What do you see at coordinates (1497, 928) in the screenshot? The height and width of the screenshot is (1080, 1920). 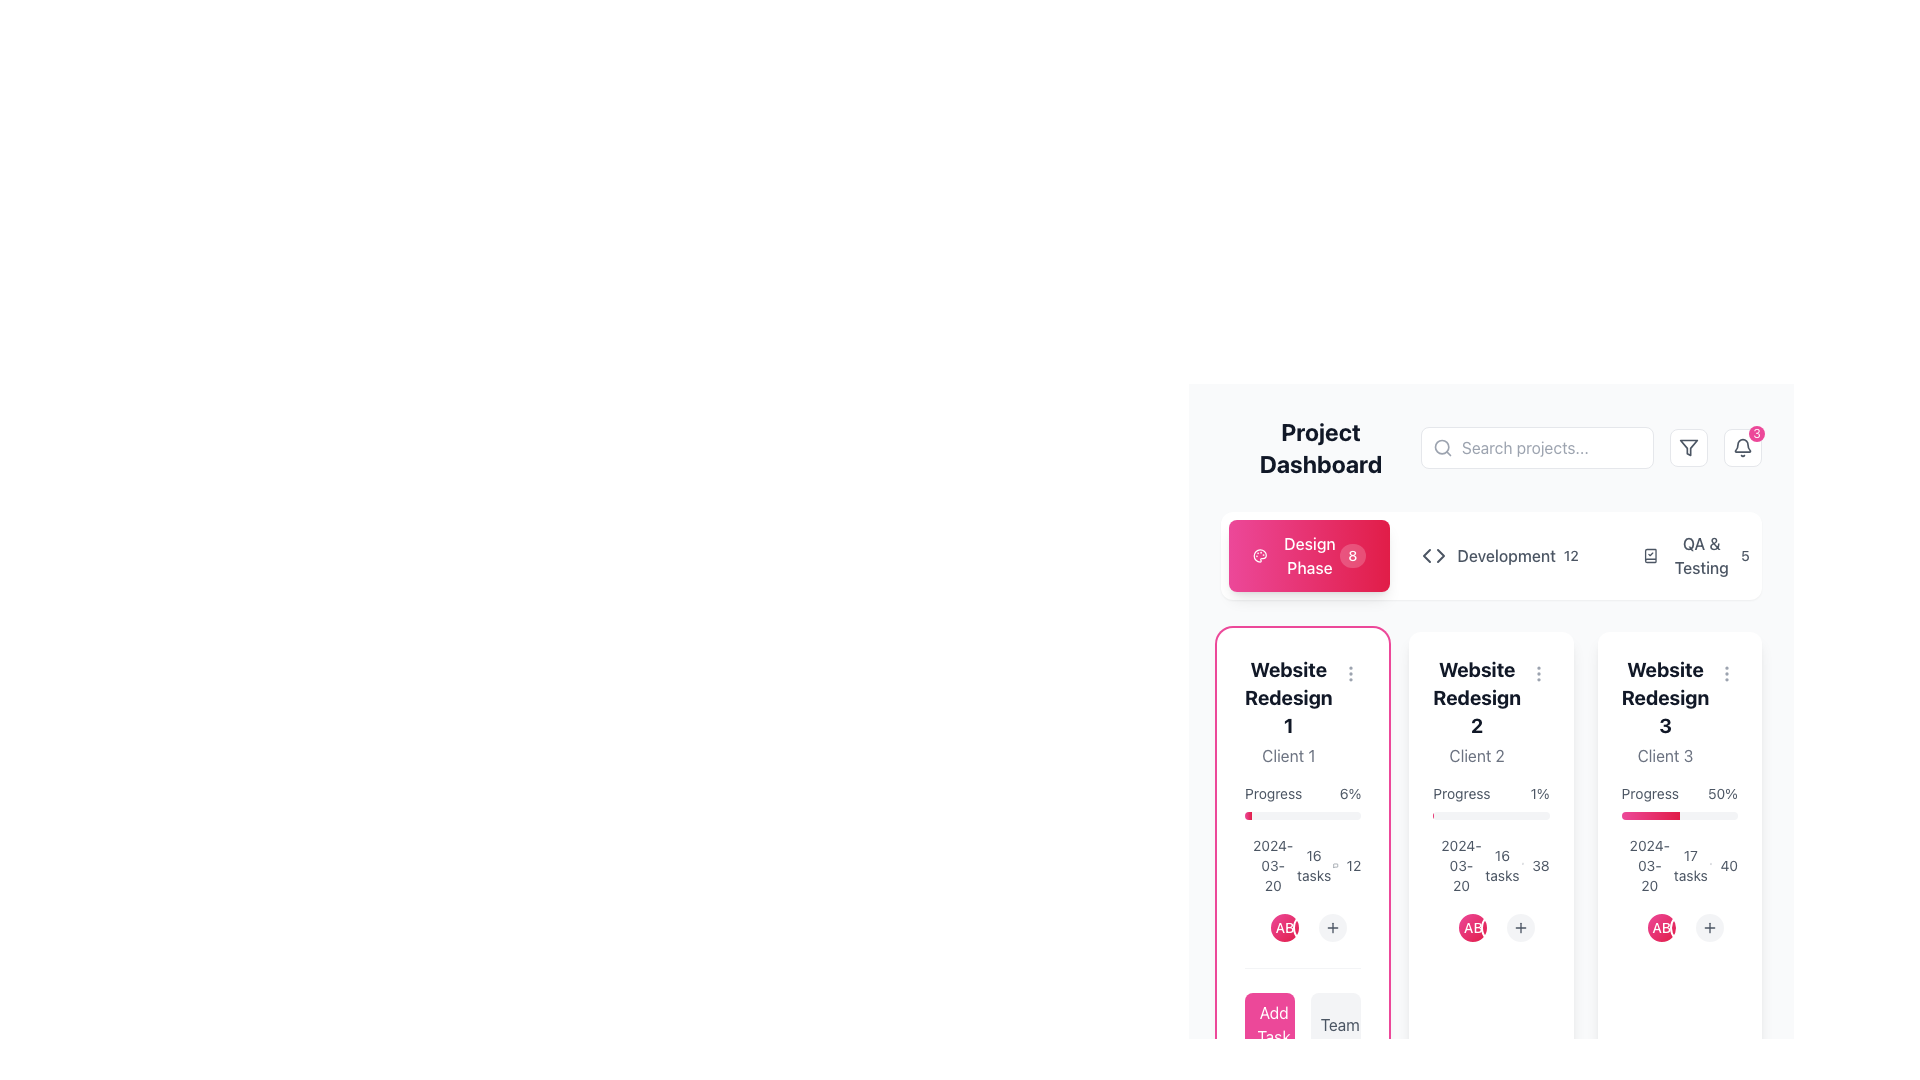 I see `the circular button with the text 'AB', which has a gradient background and is outlined with a white border` at bounding box center [1497, 928].